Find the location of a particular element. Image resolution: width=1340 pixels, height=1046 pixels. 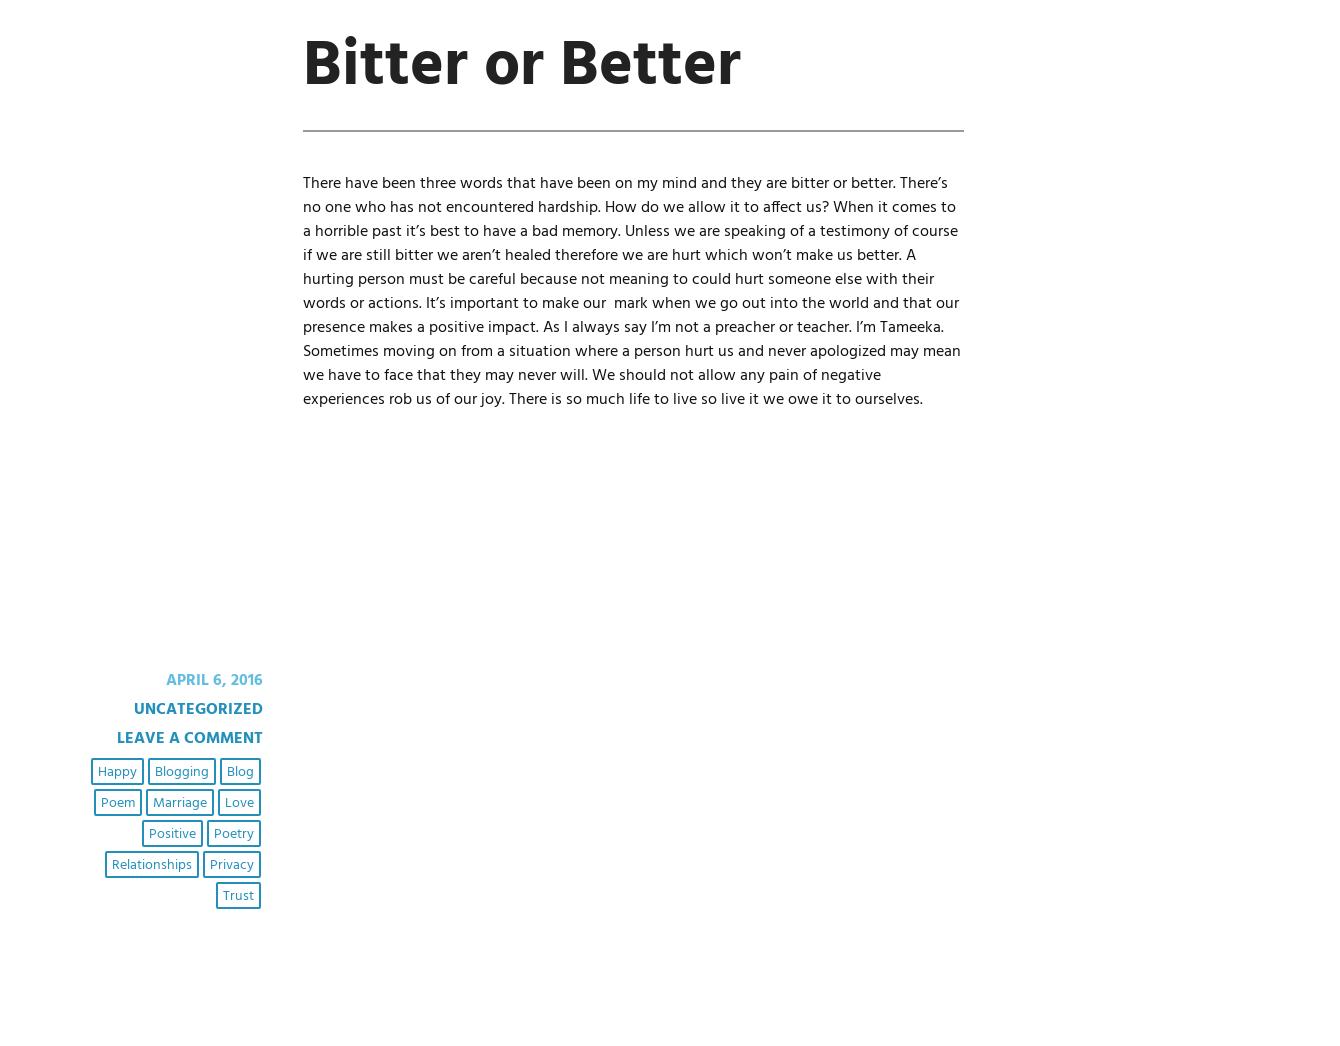

'positive' is located at coordinates (170, 833).